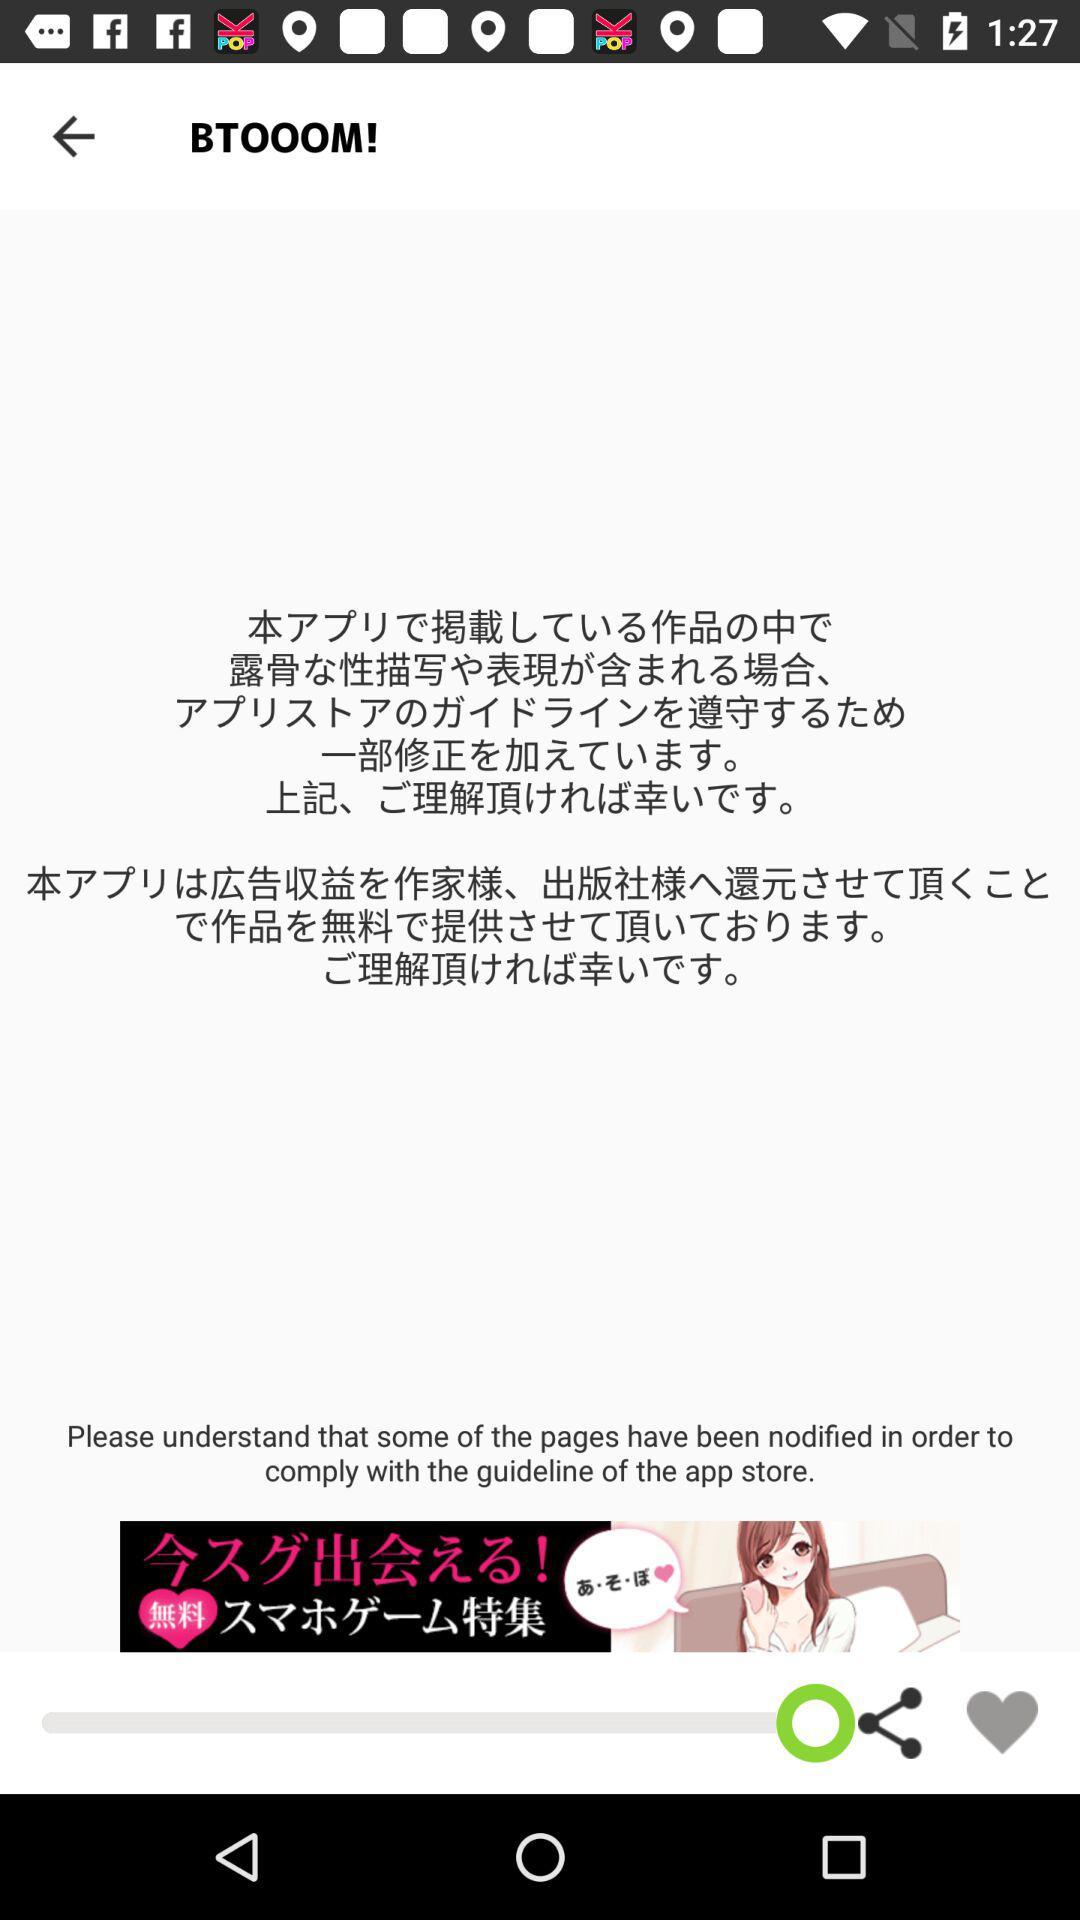 This screenshot has width=1080, height=1920. I want to click on go back, so click(72, 135).